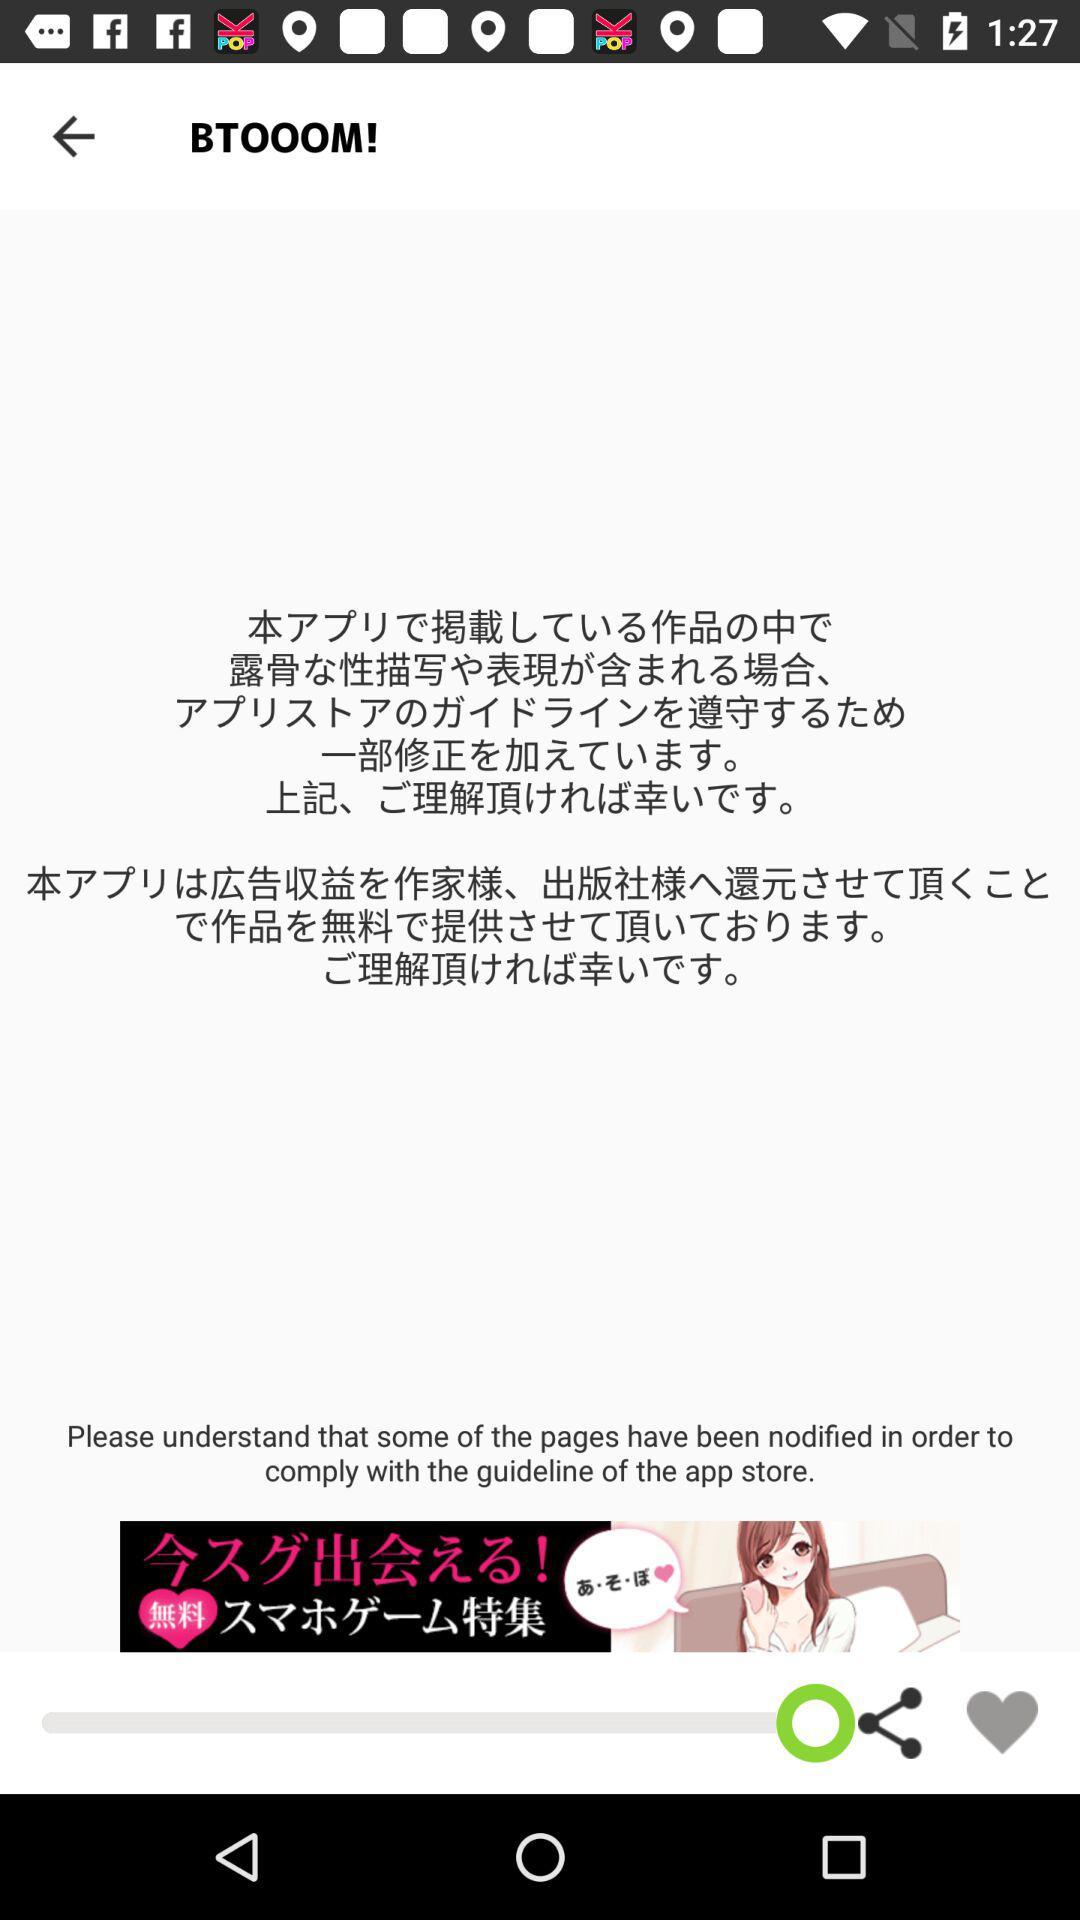 This screenshot has width=1080, height=1920. I want to click on go back, so click(72, 135).